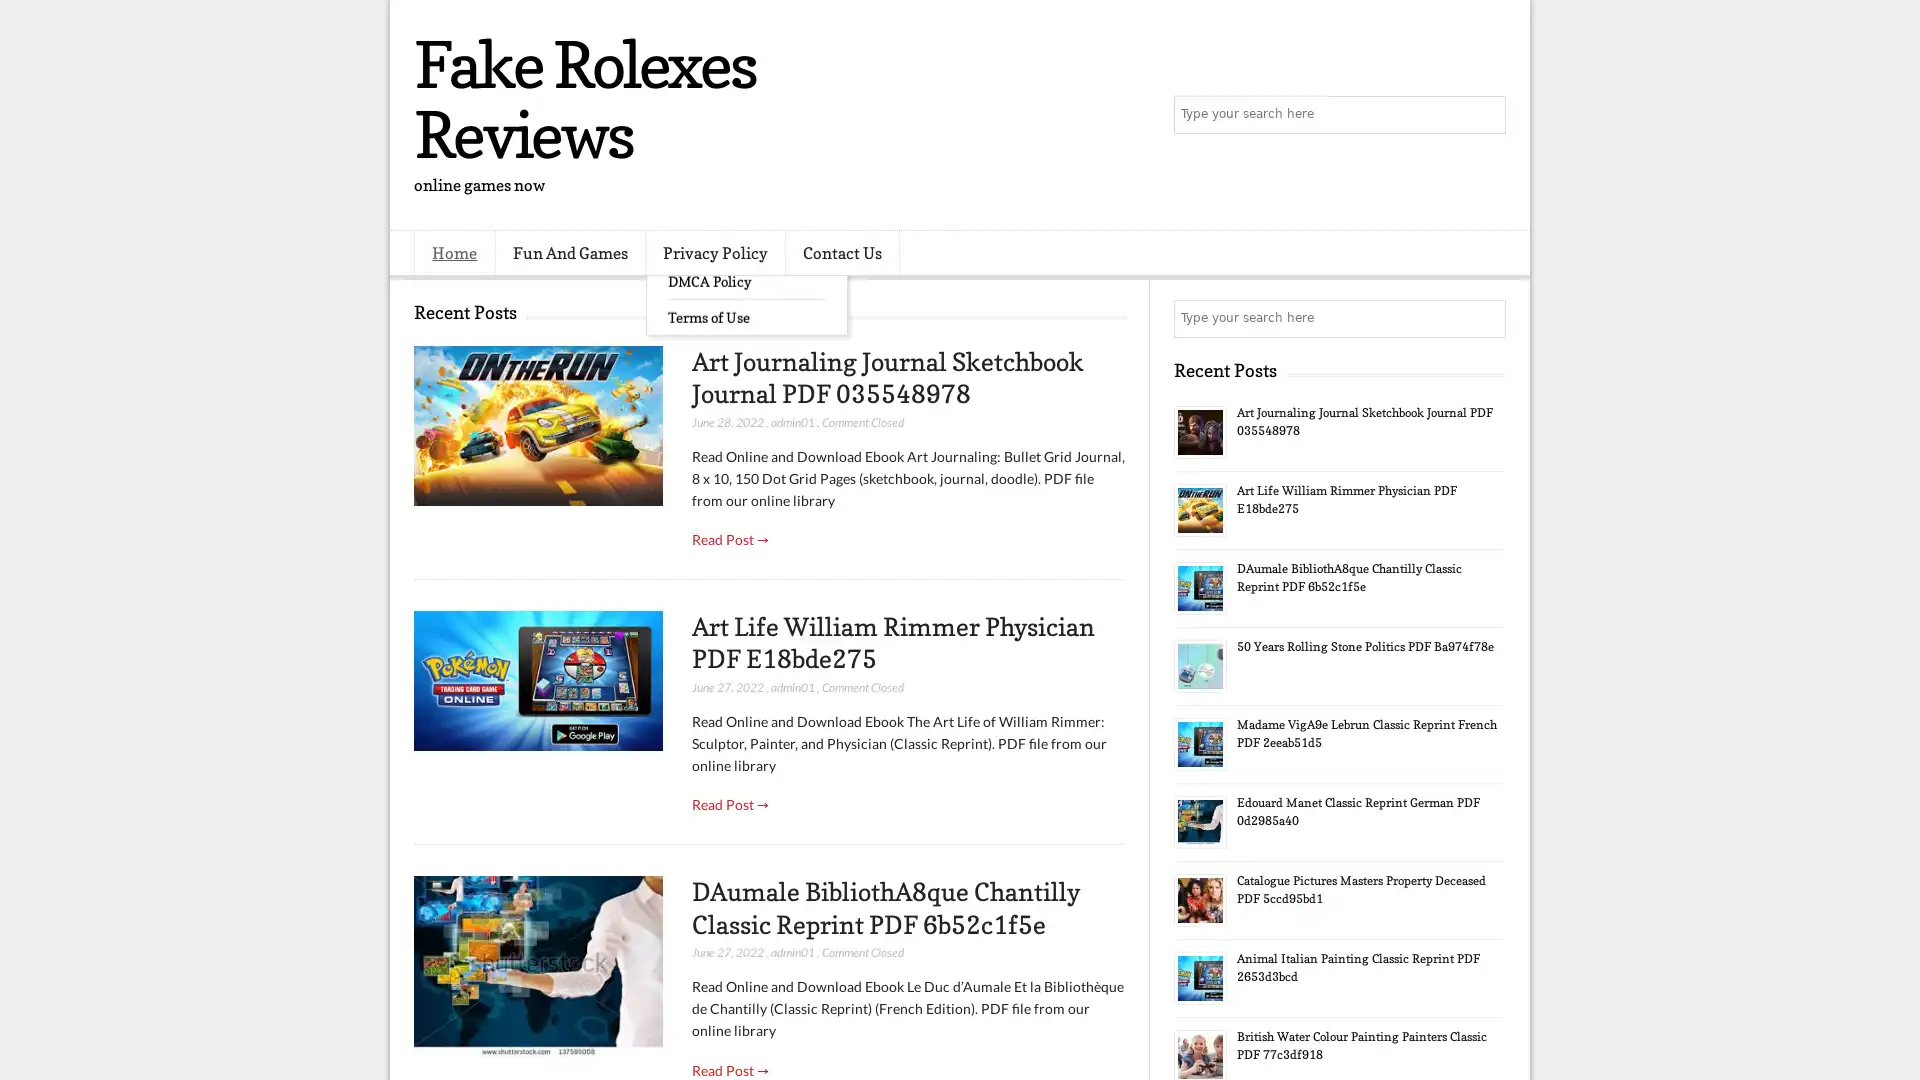 Image resolution: width=1920 pixels, height=1080 pixels. What do you see at coordinates (1485, 318) in the screenshot?
I see `Search` at bounding box center [1485, 318].